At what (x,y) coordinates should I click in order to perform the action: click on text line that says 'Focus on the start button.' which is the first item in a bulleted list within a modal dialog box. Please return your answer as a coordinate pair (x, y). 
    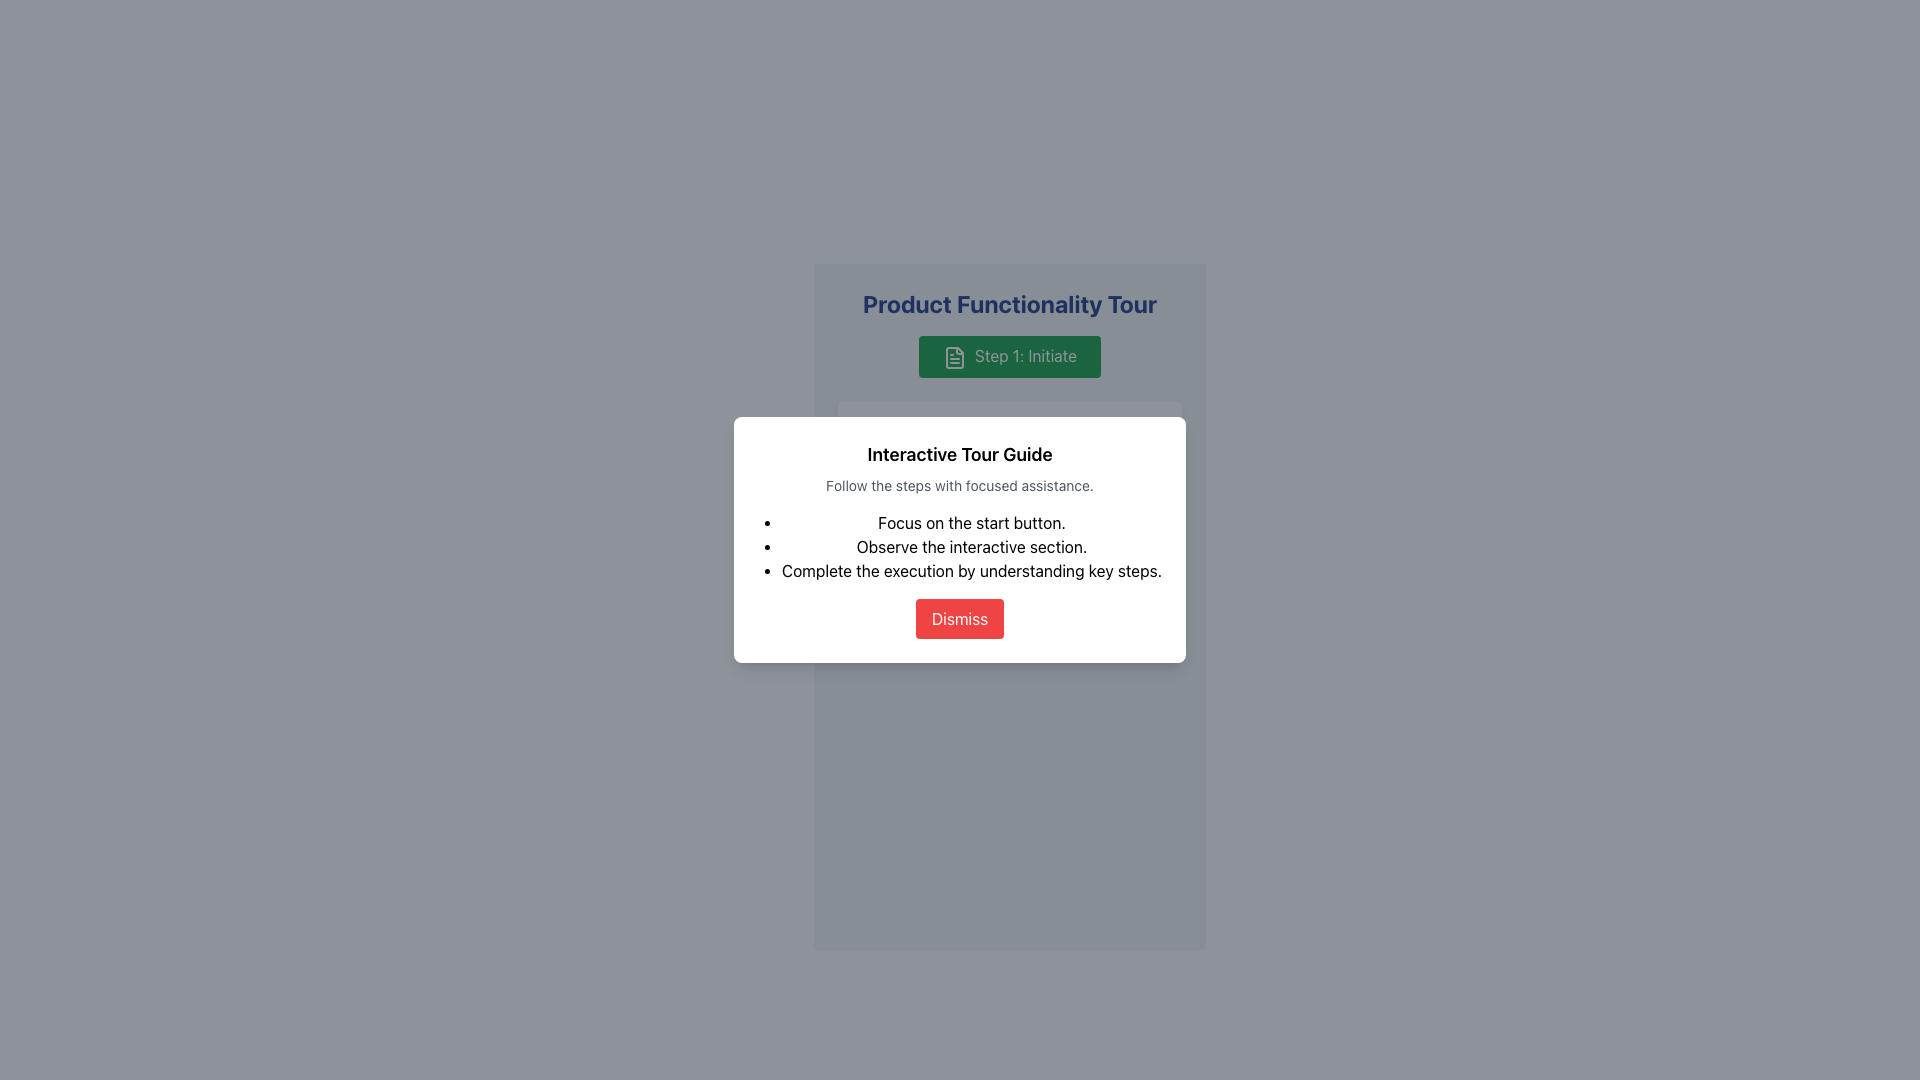
    Looking at the image, I should click on (971, 520).